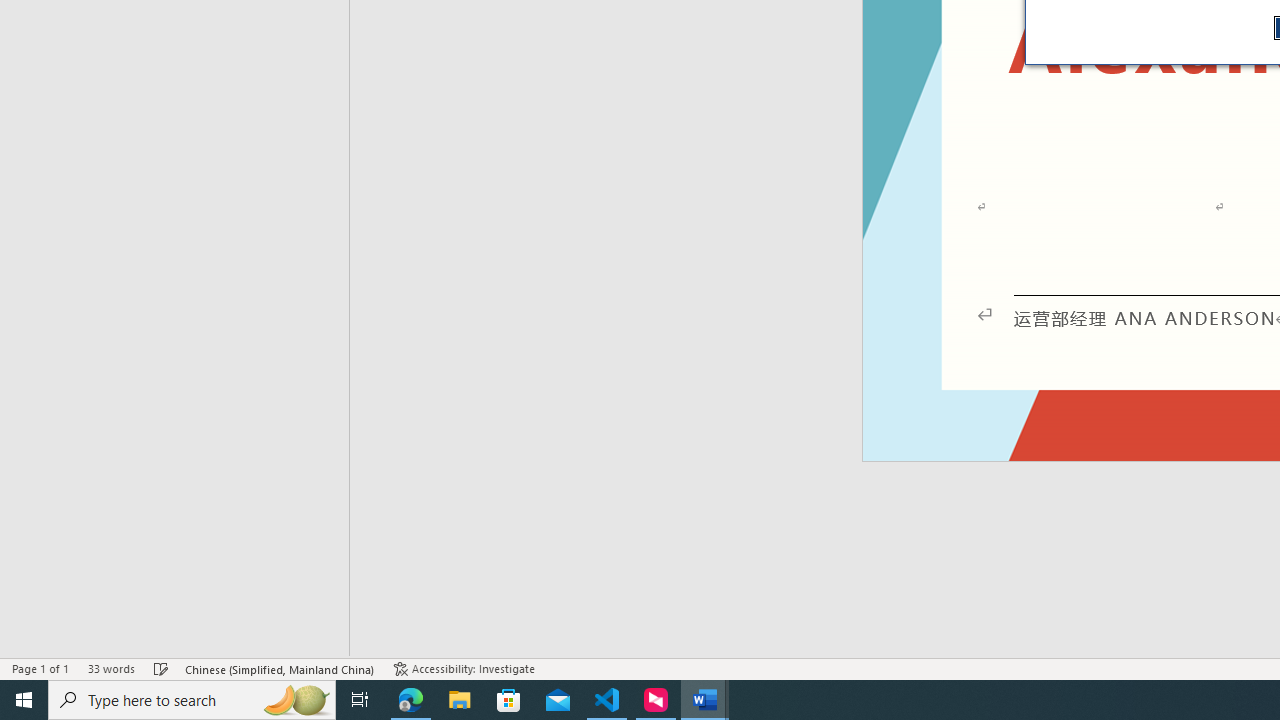 The height and width of the screenshot is (720, 1280). Describe the element at coordinates (359, 698) in the screenshot. I see `'Task View'` at that location.